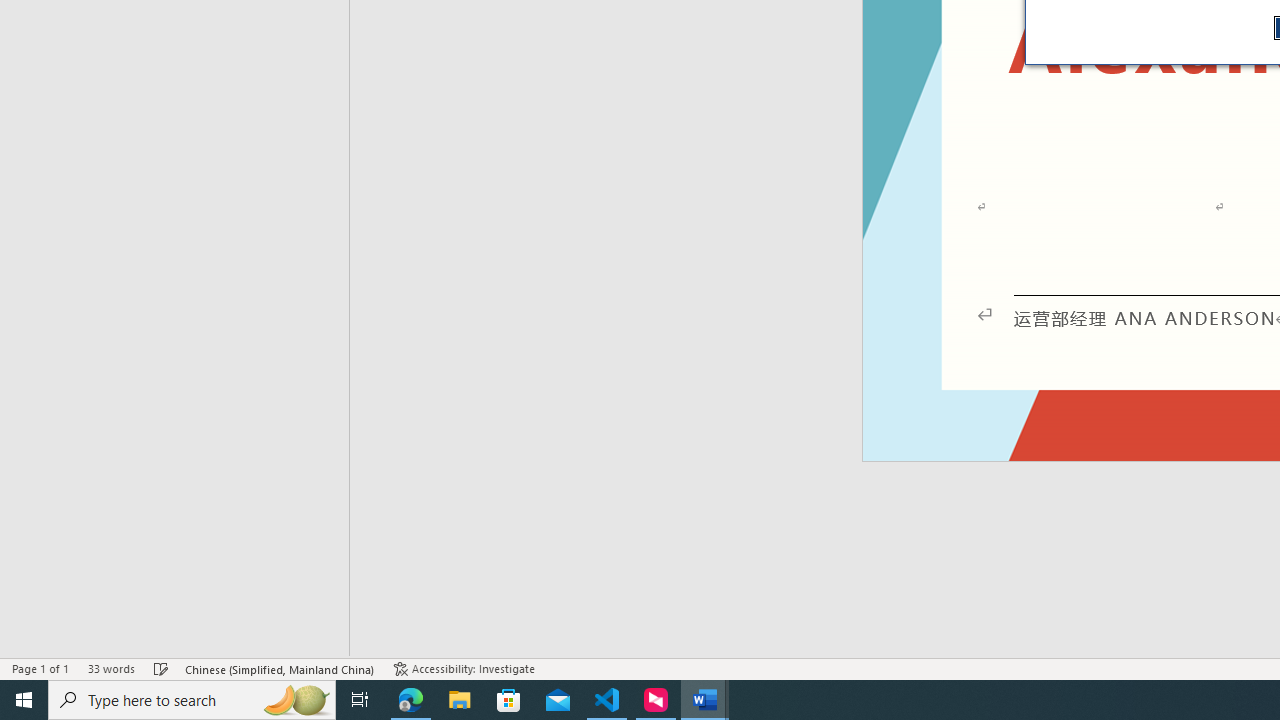 The height and width of the screenshot is (720, 1280). Describe the element at coordinates (359, 698) in the screenshot. I see `'Task View'` at that location.